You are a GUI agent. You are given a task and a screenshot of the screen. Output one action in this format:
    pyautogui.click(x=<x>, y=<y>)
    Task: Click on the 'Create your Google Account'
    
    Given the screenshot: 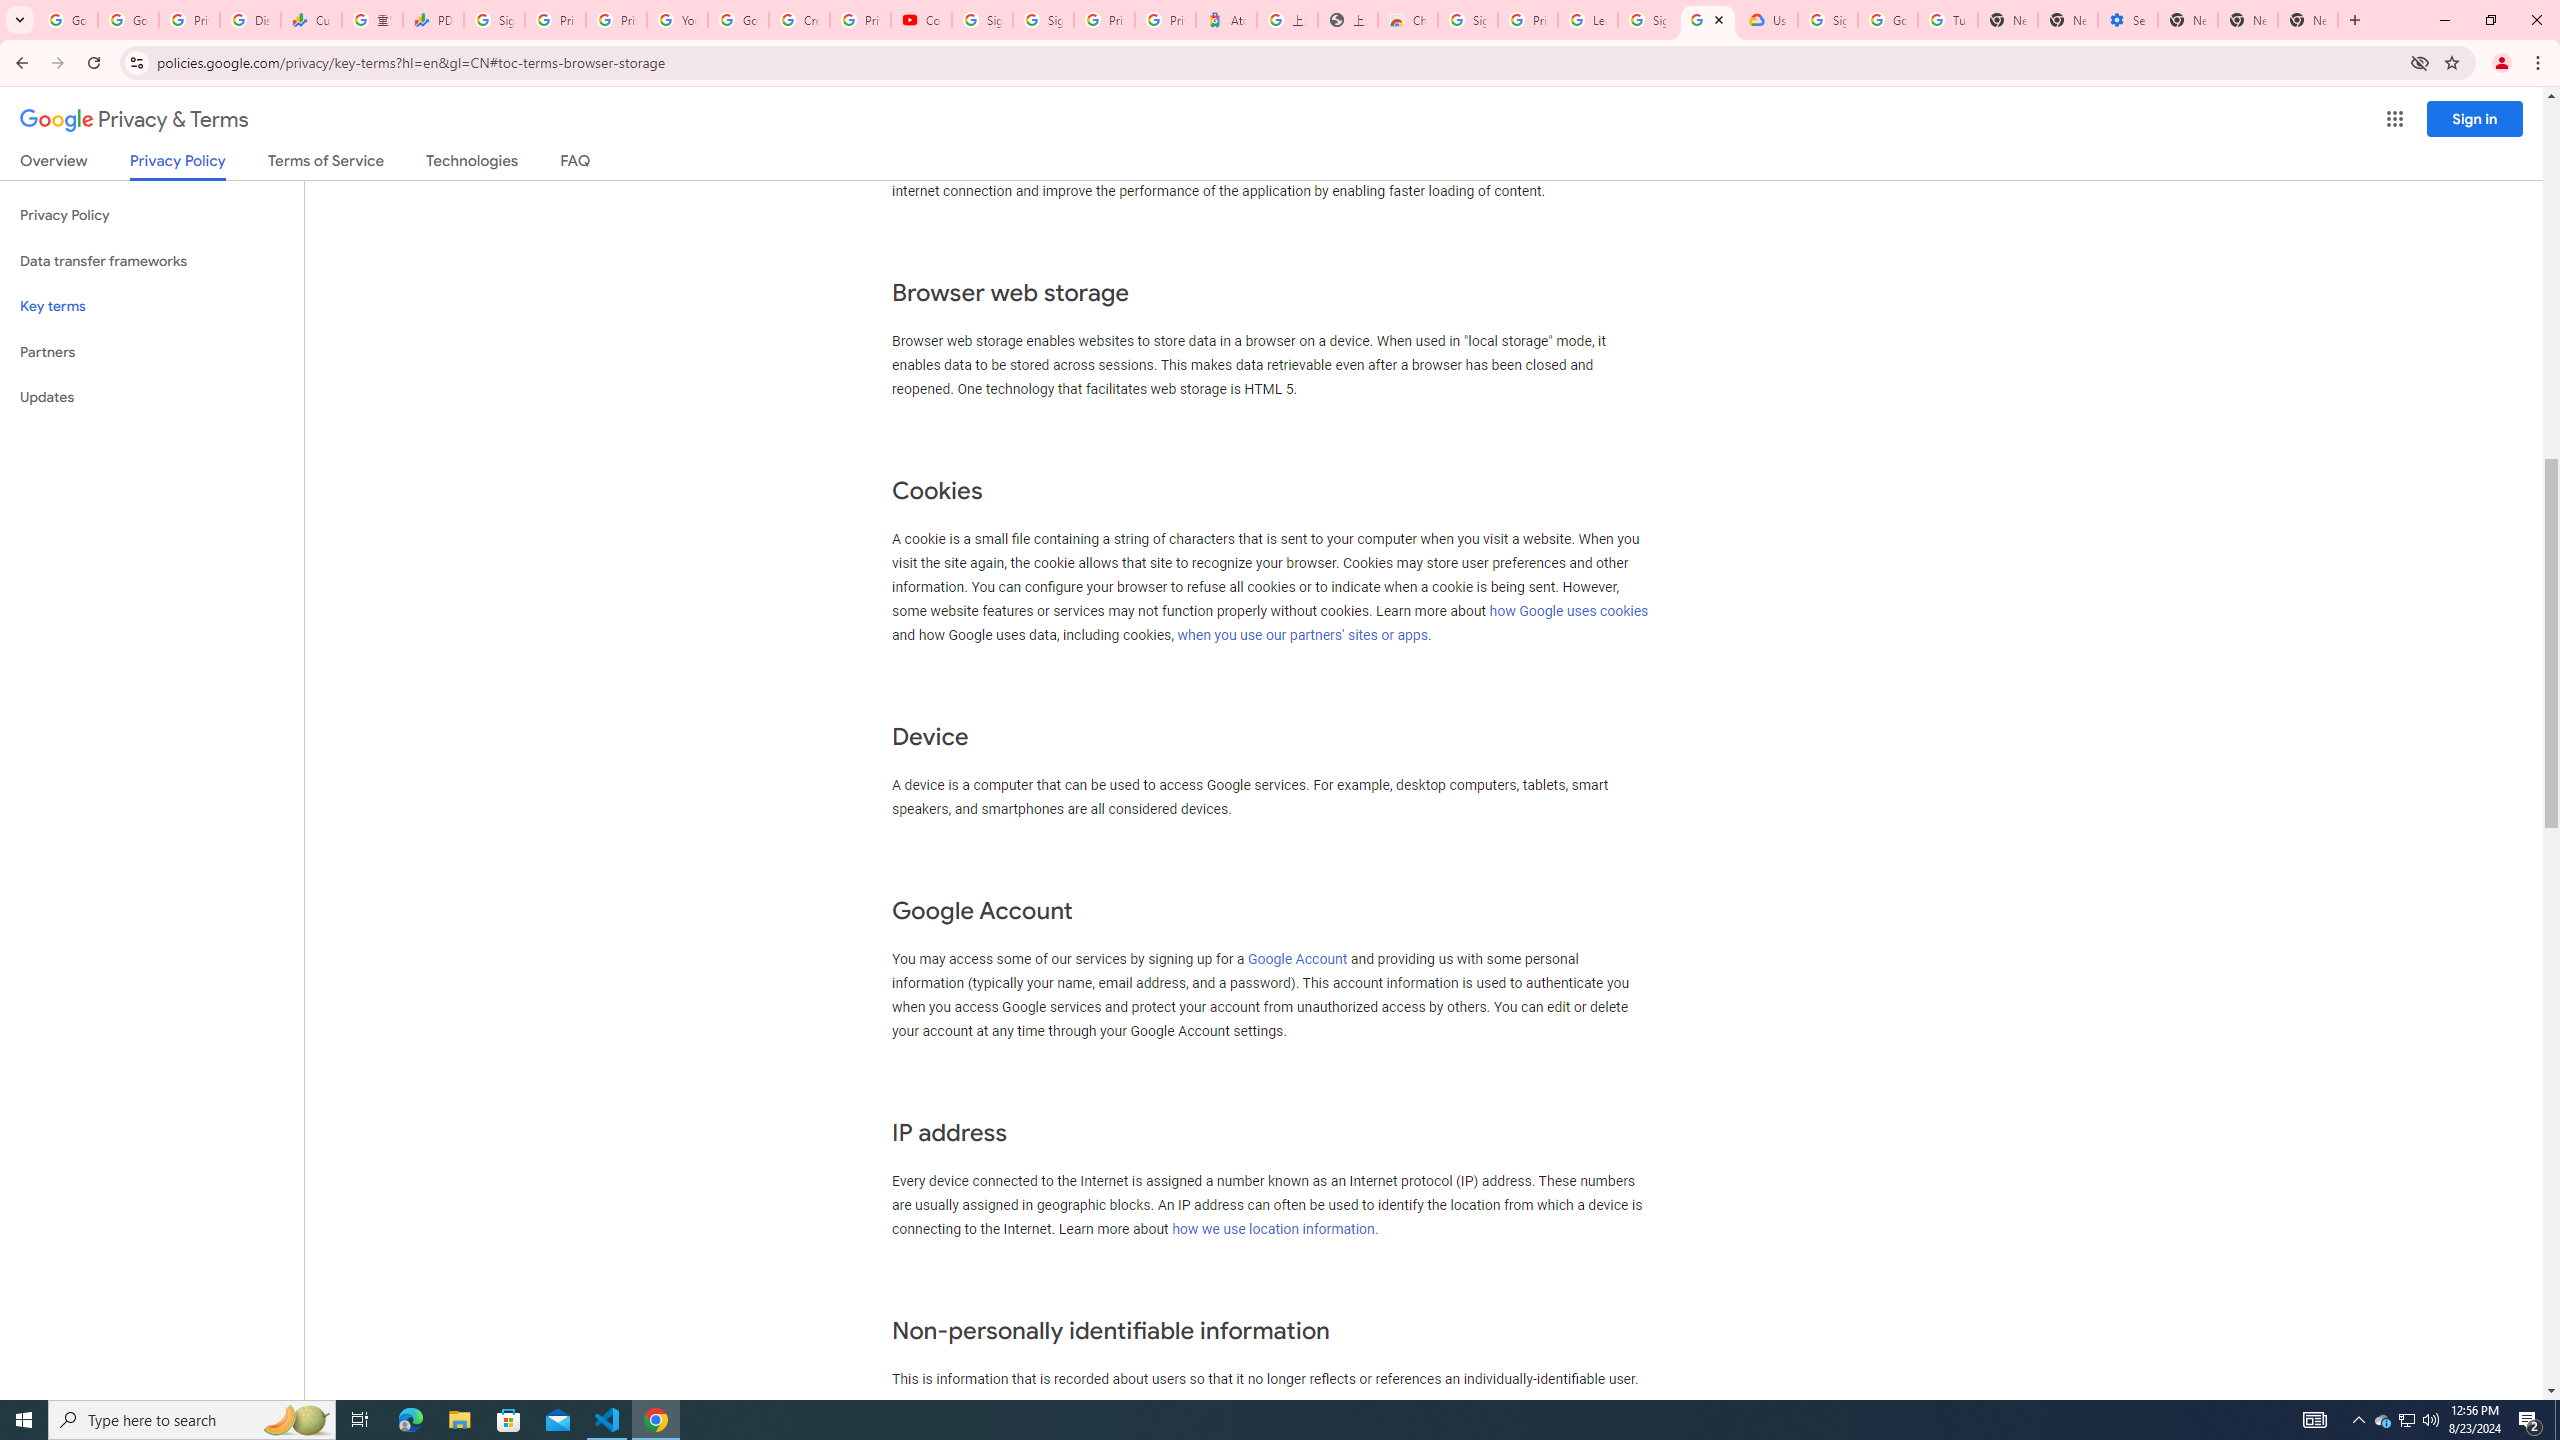 What is the action you would take?
    pyautogui.click(x=799, y=19)
    